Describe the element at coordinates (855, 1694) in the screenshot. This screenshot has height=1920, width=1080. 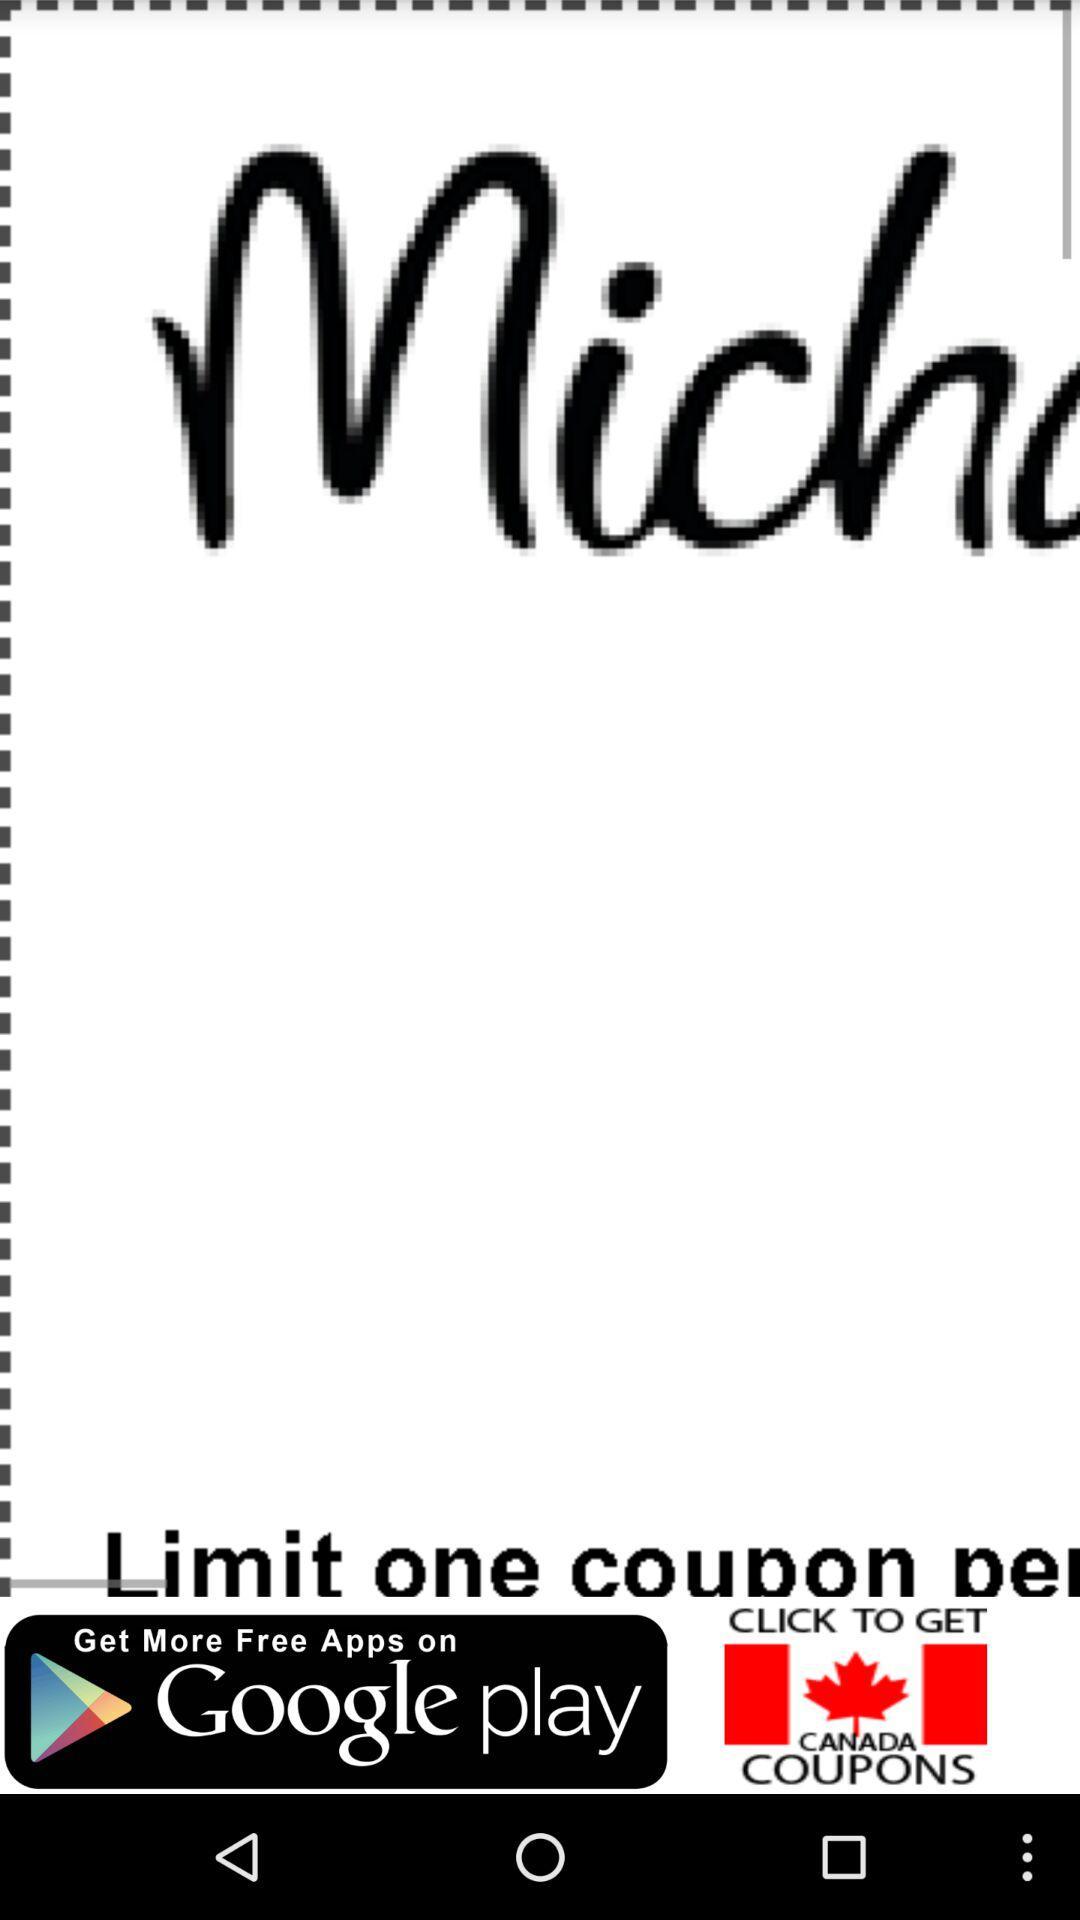
I see `purchase coupons` at that location.